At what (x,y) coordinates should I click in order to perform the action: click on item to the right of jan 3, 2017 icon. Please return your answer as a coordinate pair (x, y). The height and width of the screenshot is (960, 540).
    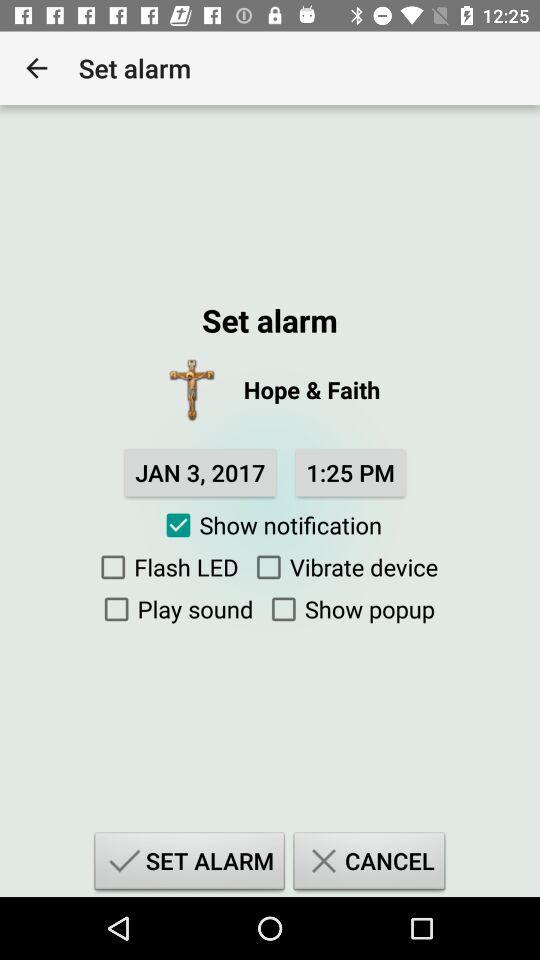
    Looking at the image, I should click on (349, 472).